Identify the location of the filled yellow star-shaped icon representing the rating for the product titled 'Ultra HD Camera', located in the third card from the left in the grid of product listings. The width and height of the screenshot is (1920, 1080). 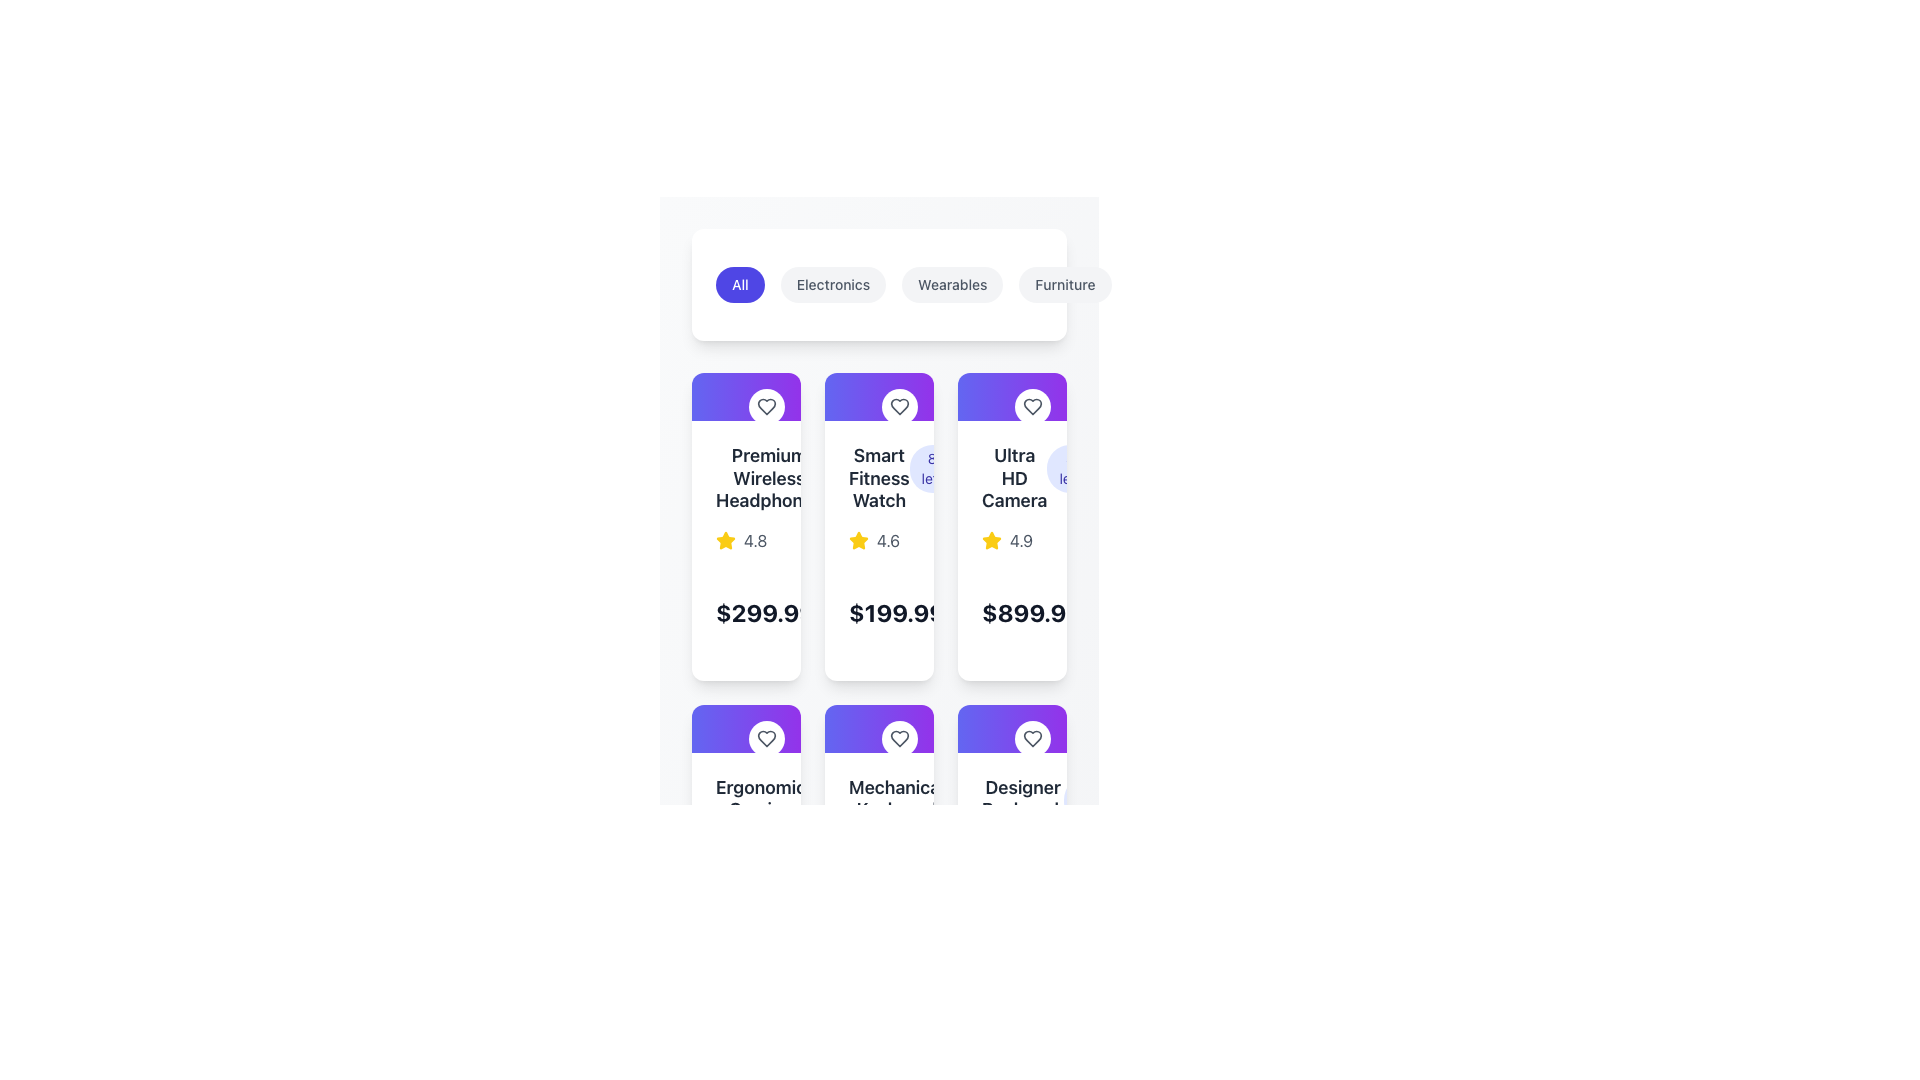
(992, 540).